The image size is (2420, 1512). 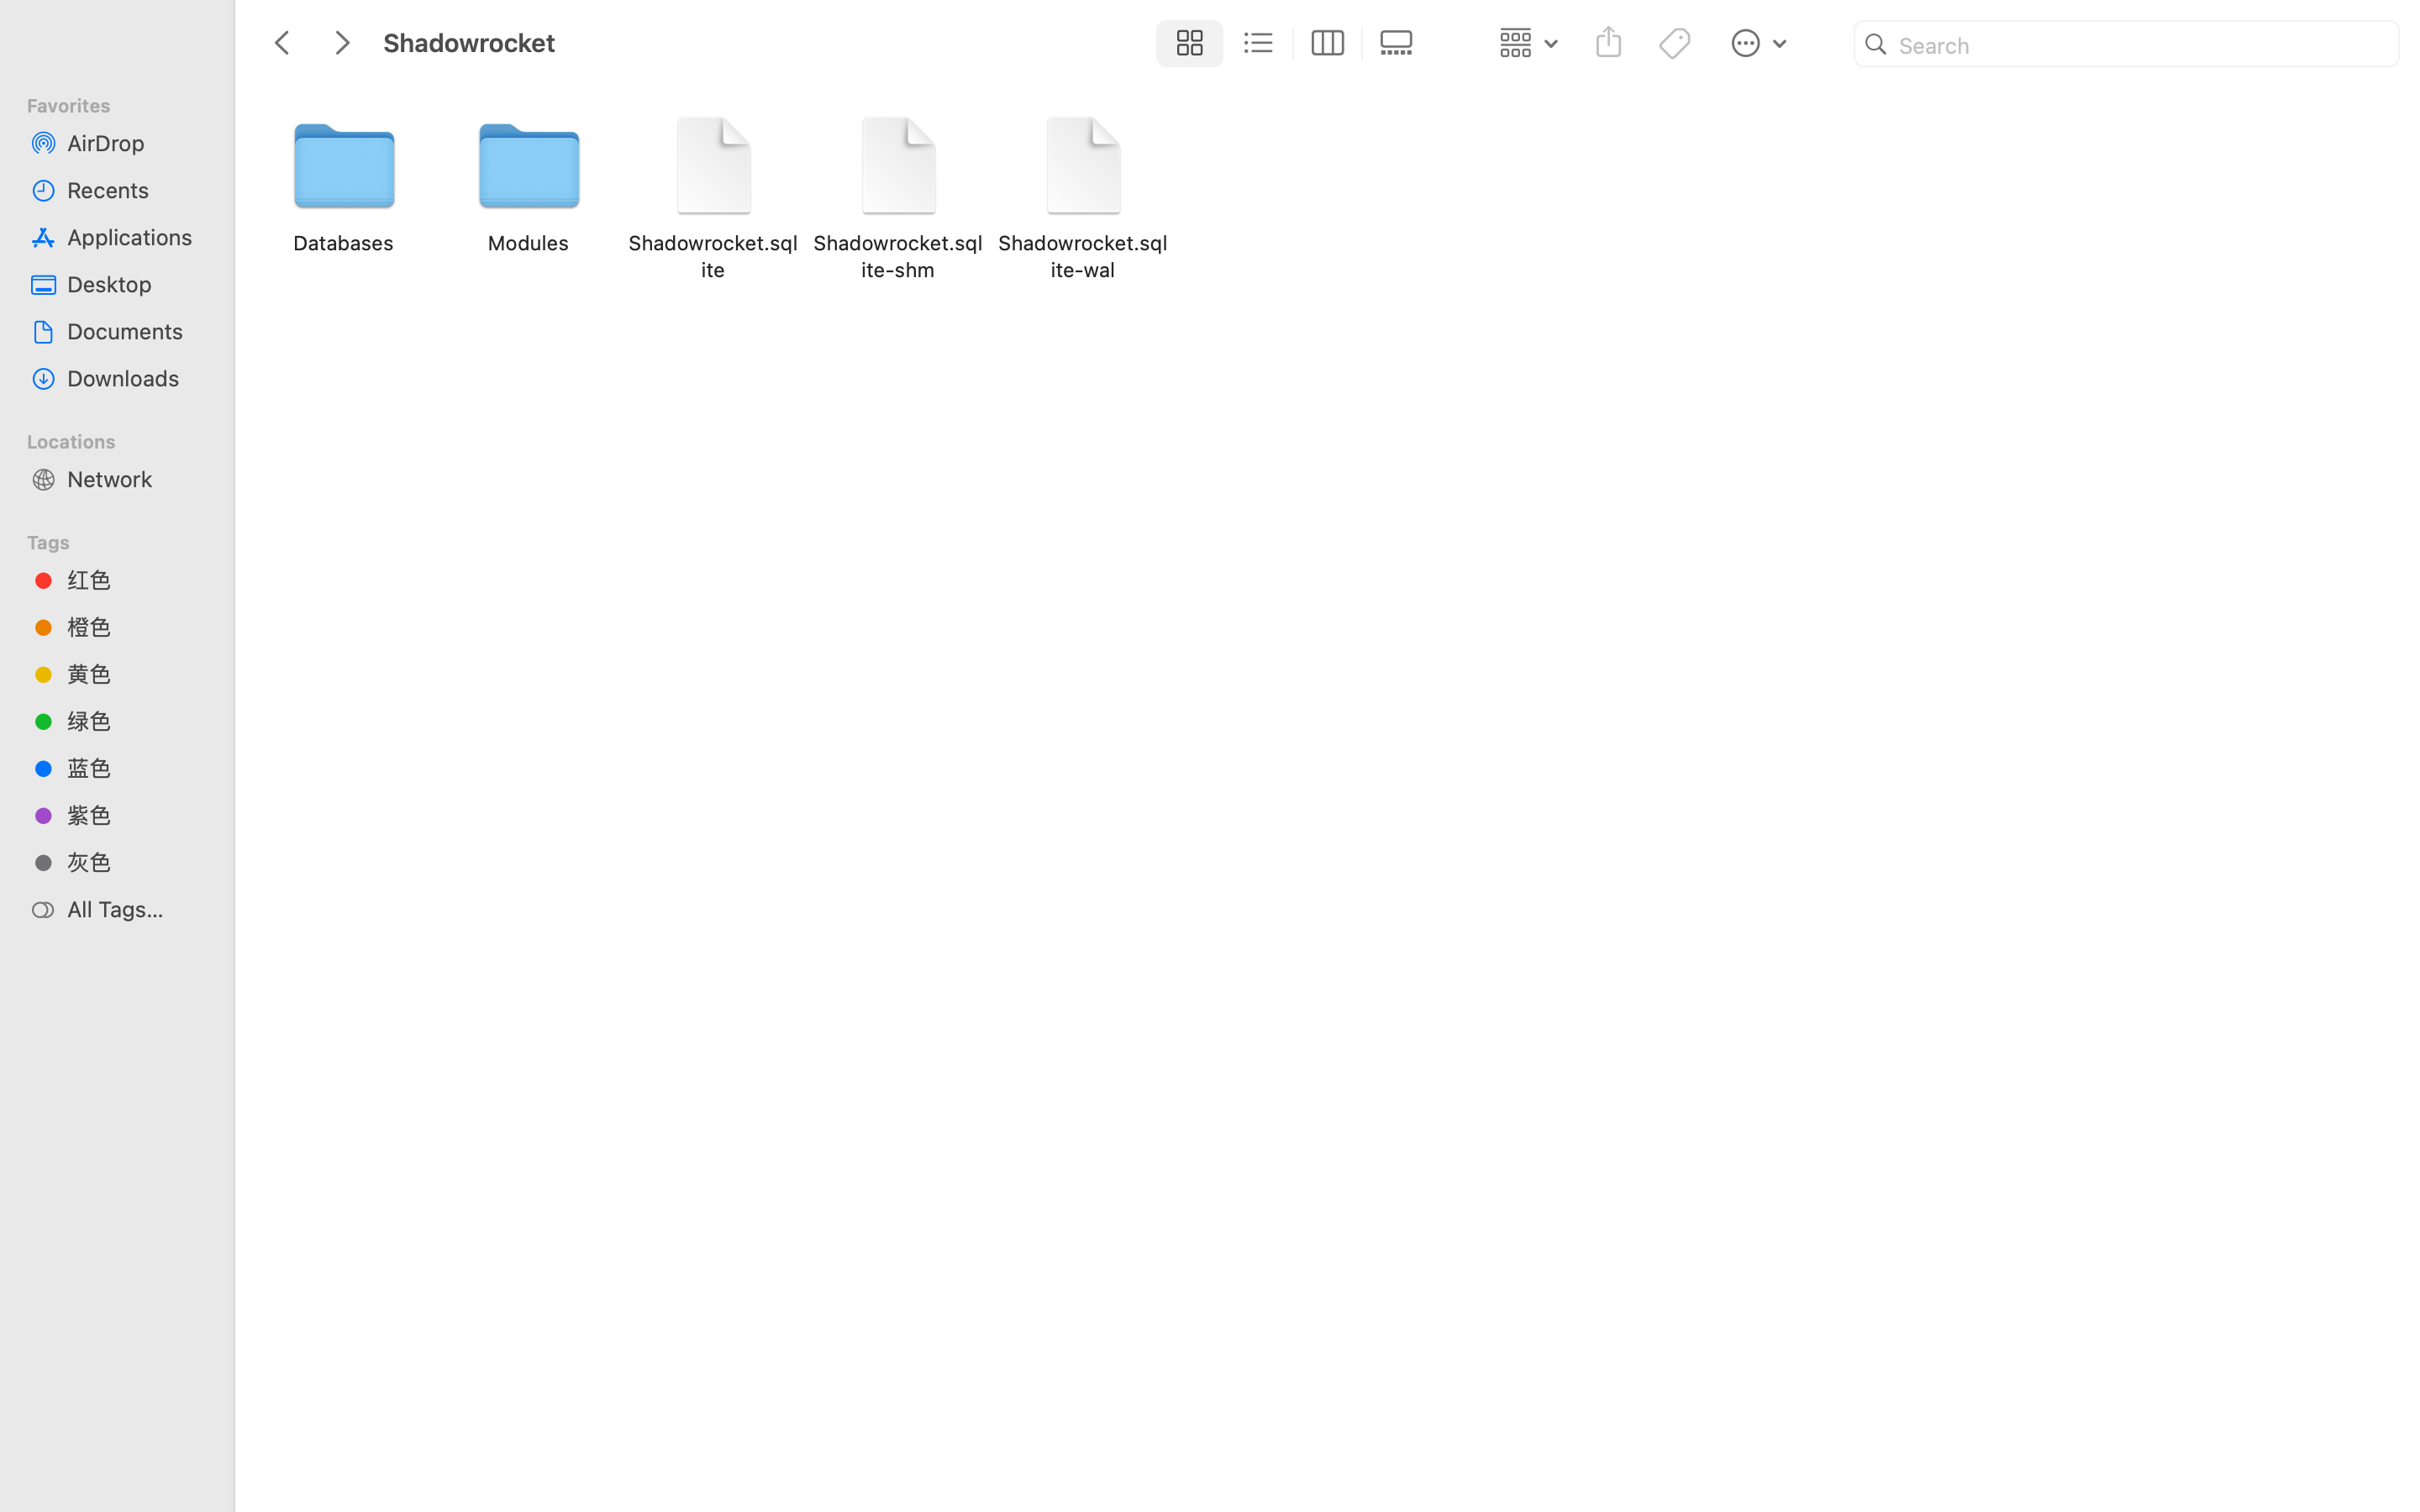 I want to click on 'AirDrop', so click(x=134, y=141).